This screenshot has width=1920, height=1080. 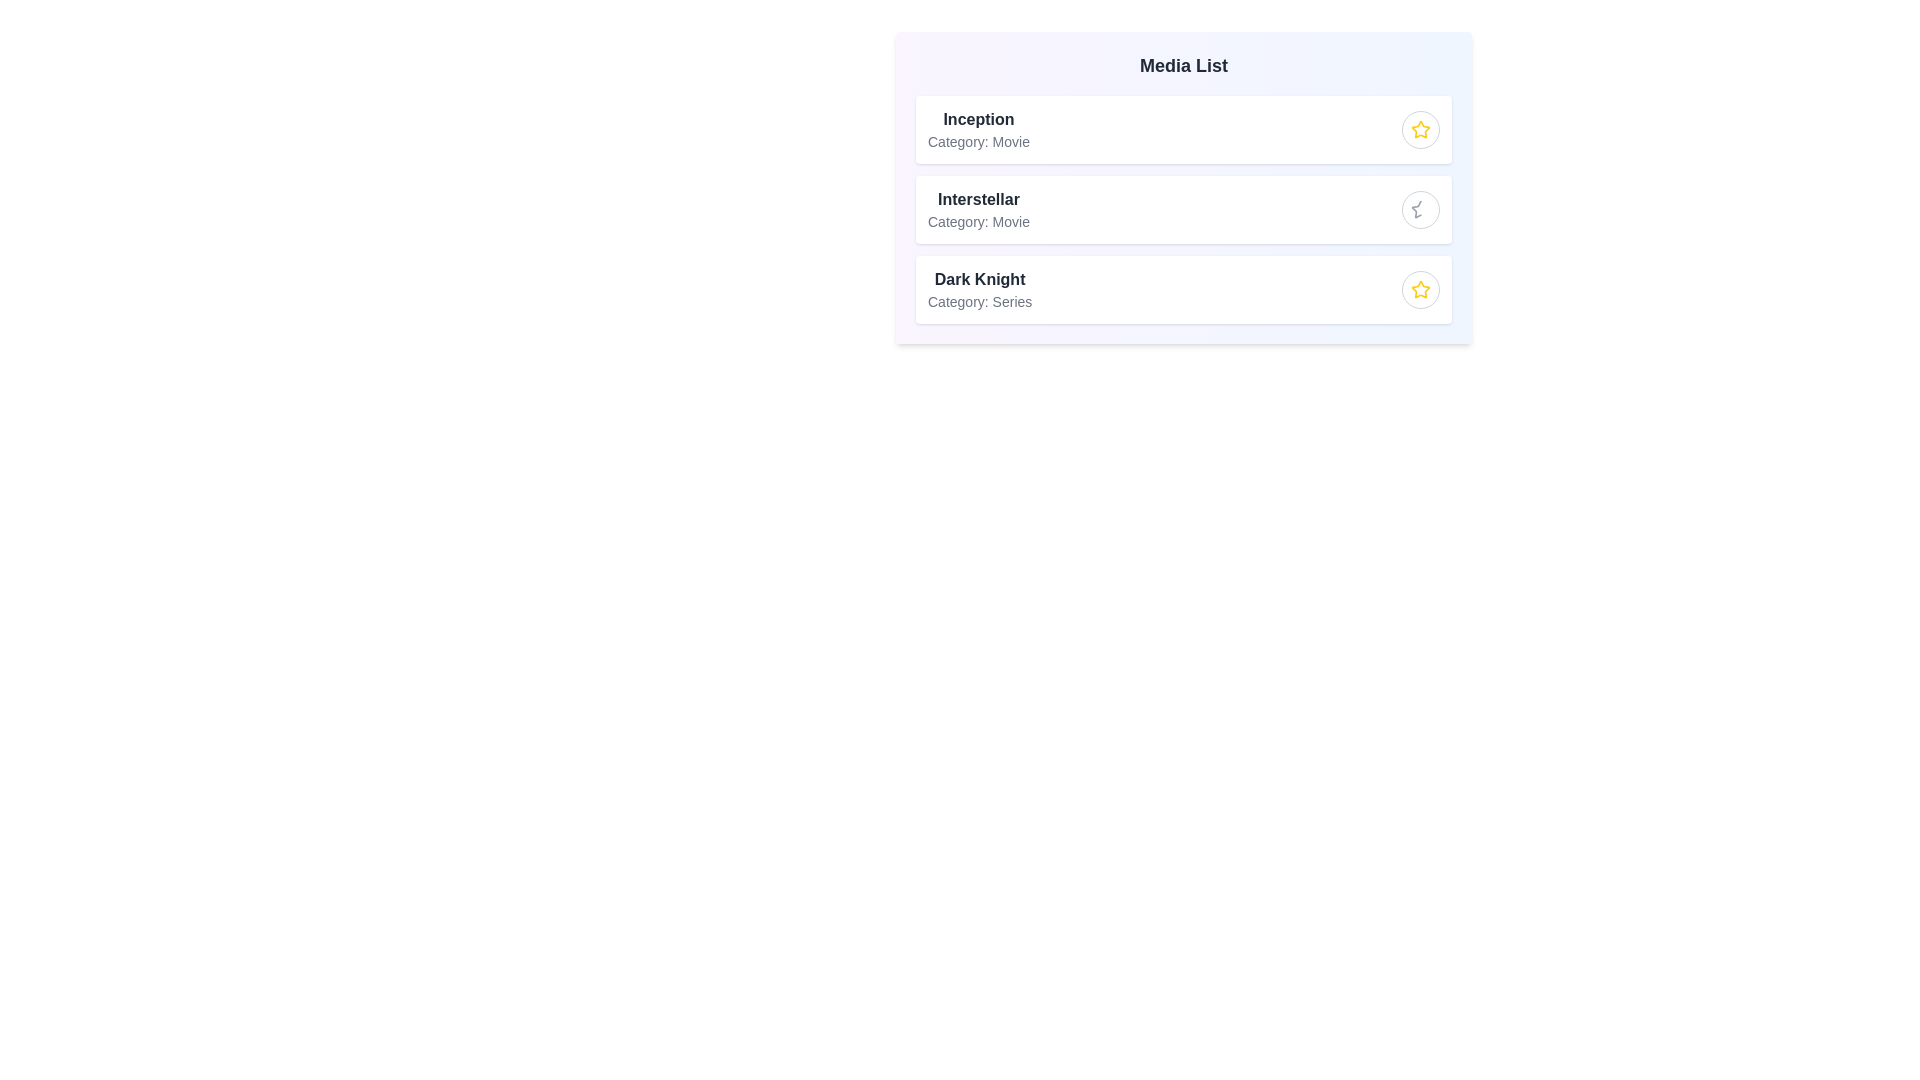 What do you see at coordinates (1419, 289) in the screenshot?
I see `star icon of the media item titled 'Dark Knight' to toggle its 'starred' status` at bounding box center [1419, 289].